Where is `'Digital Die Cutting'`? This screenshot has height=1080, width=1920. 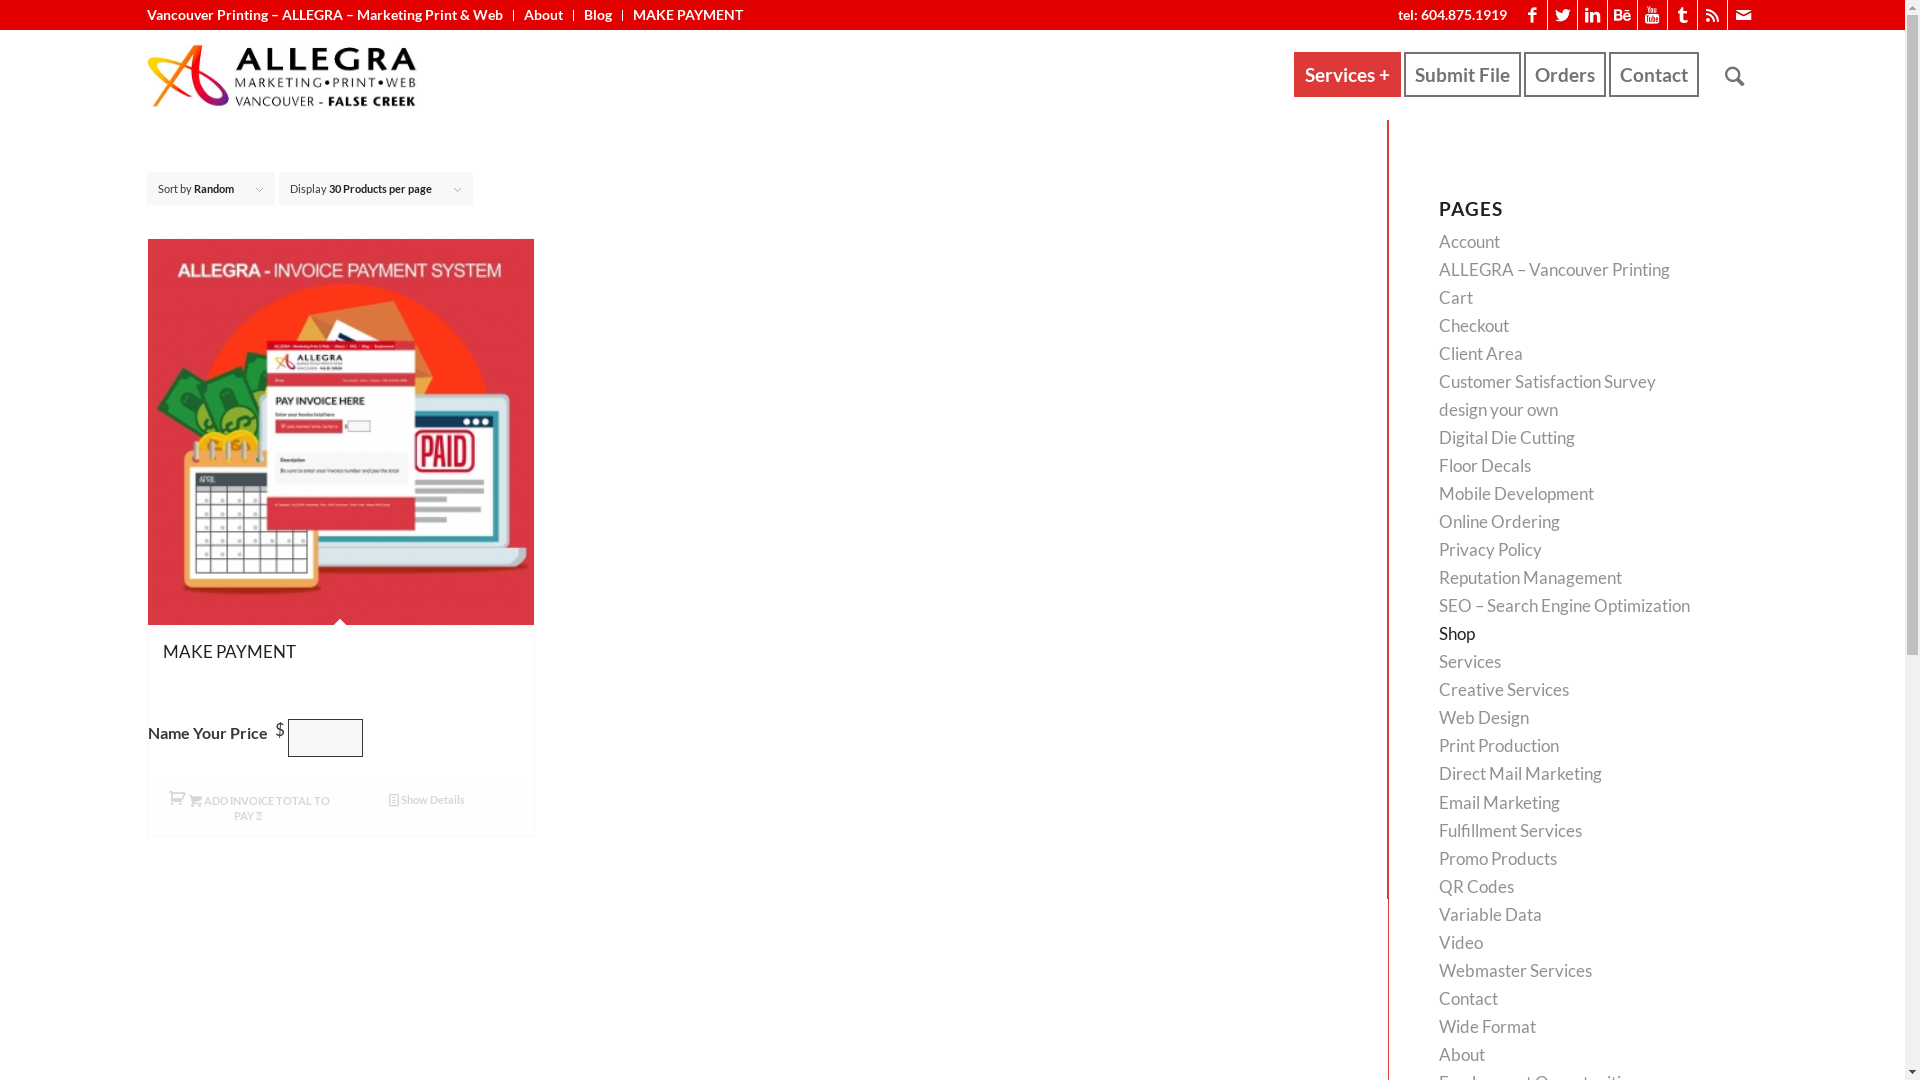
'Digital Die Cutting' is located at coordinates (1507, 436).